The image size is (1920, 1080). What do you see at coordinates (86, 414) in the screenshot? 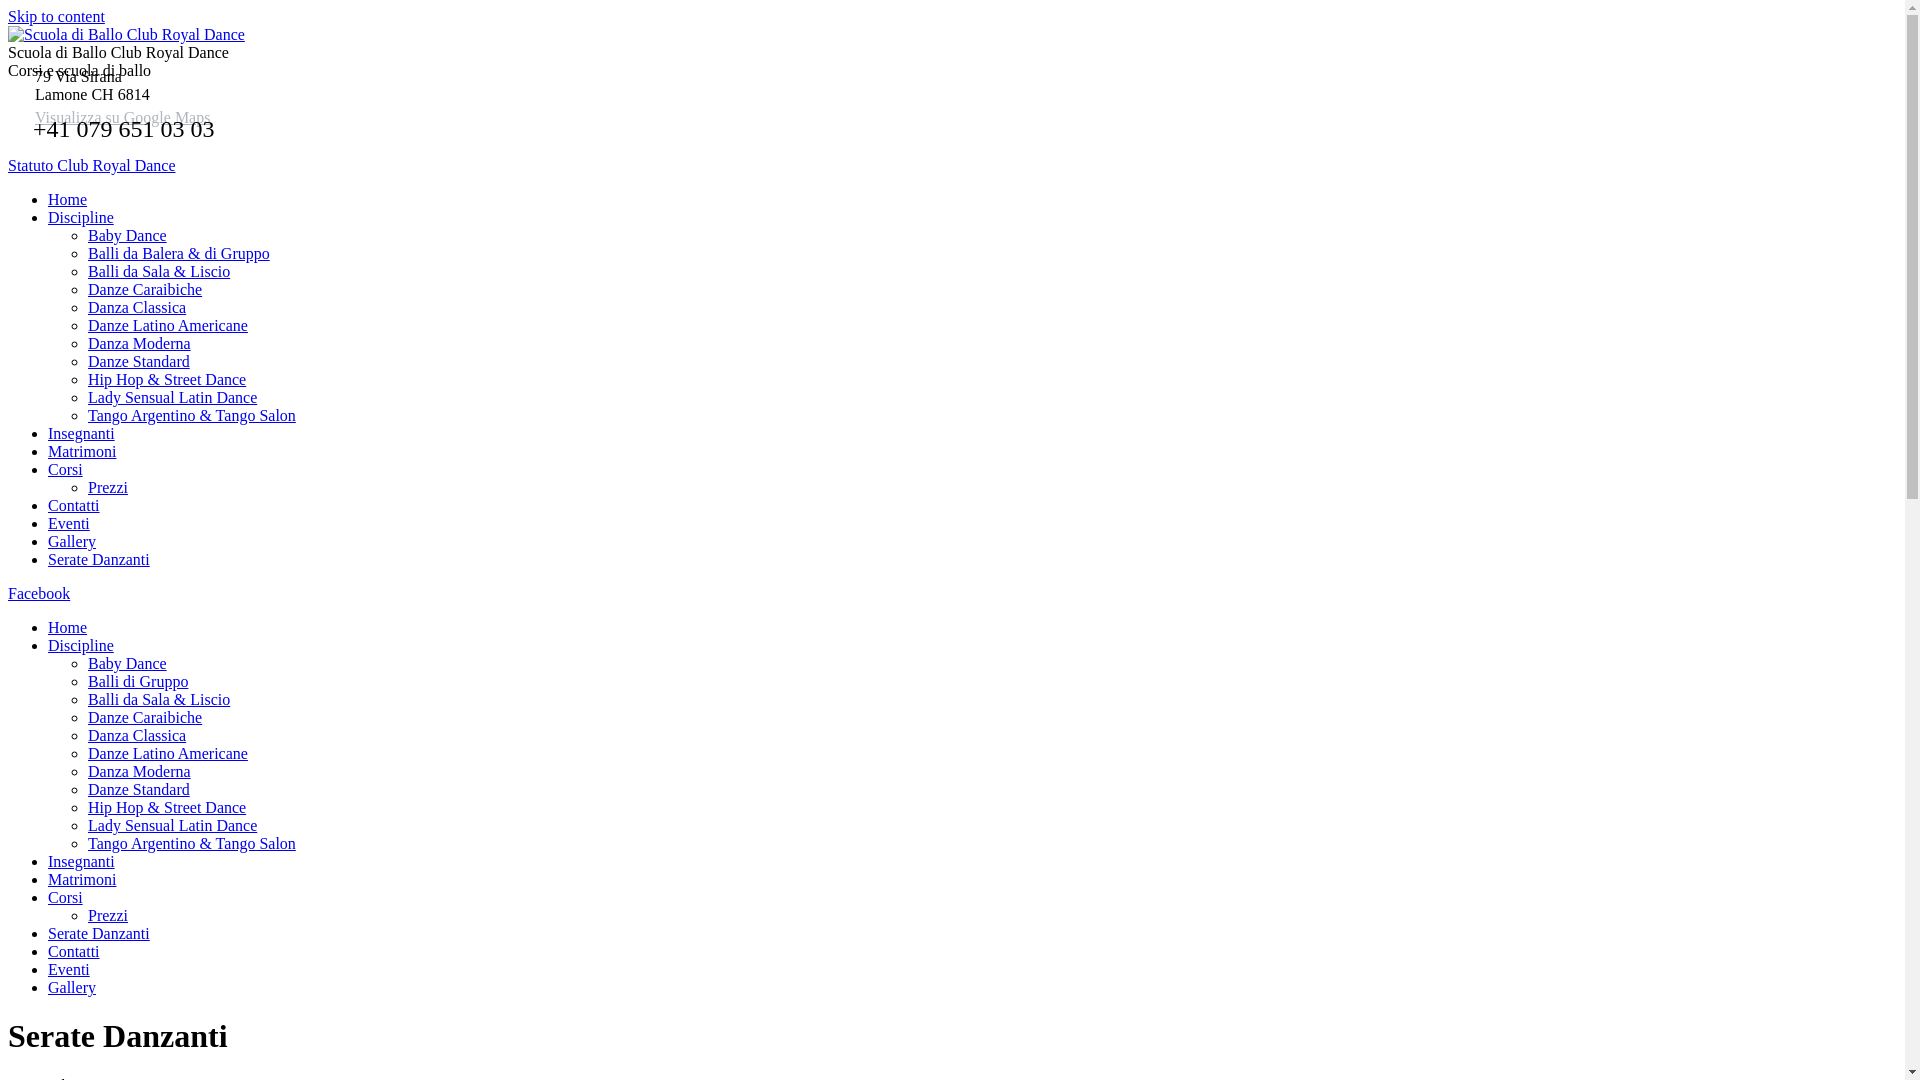
I see `'Tango Argentino & Tango Salon'` at bounding box center [86, 414].